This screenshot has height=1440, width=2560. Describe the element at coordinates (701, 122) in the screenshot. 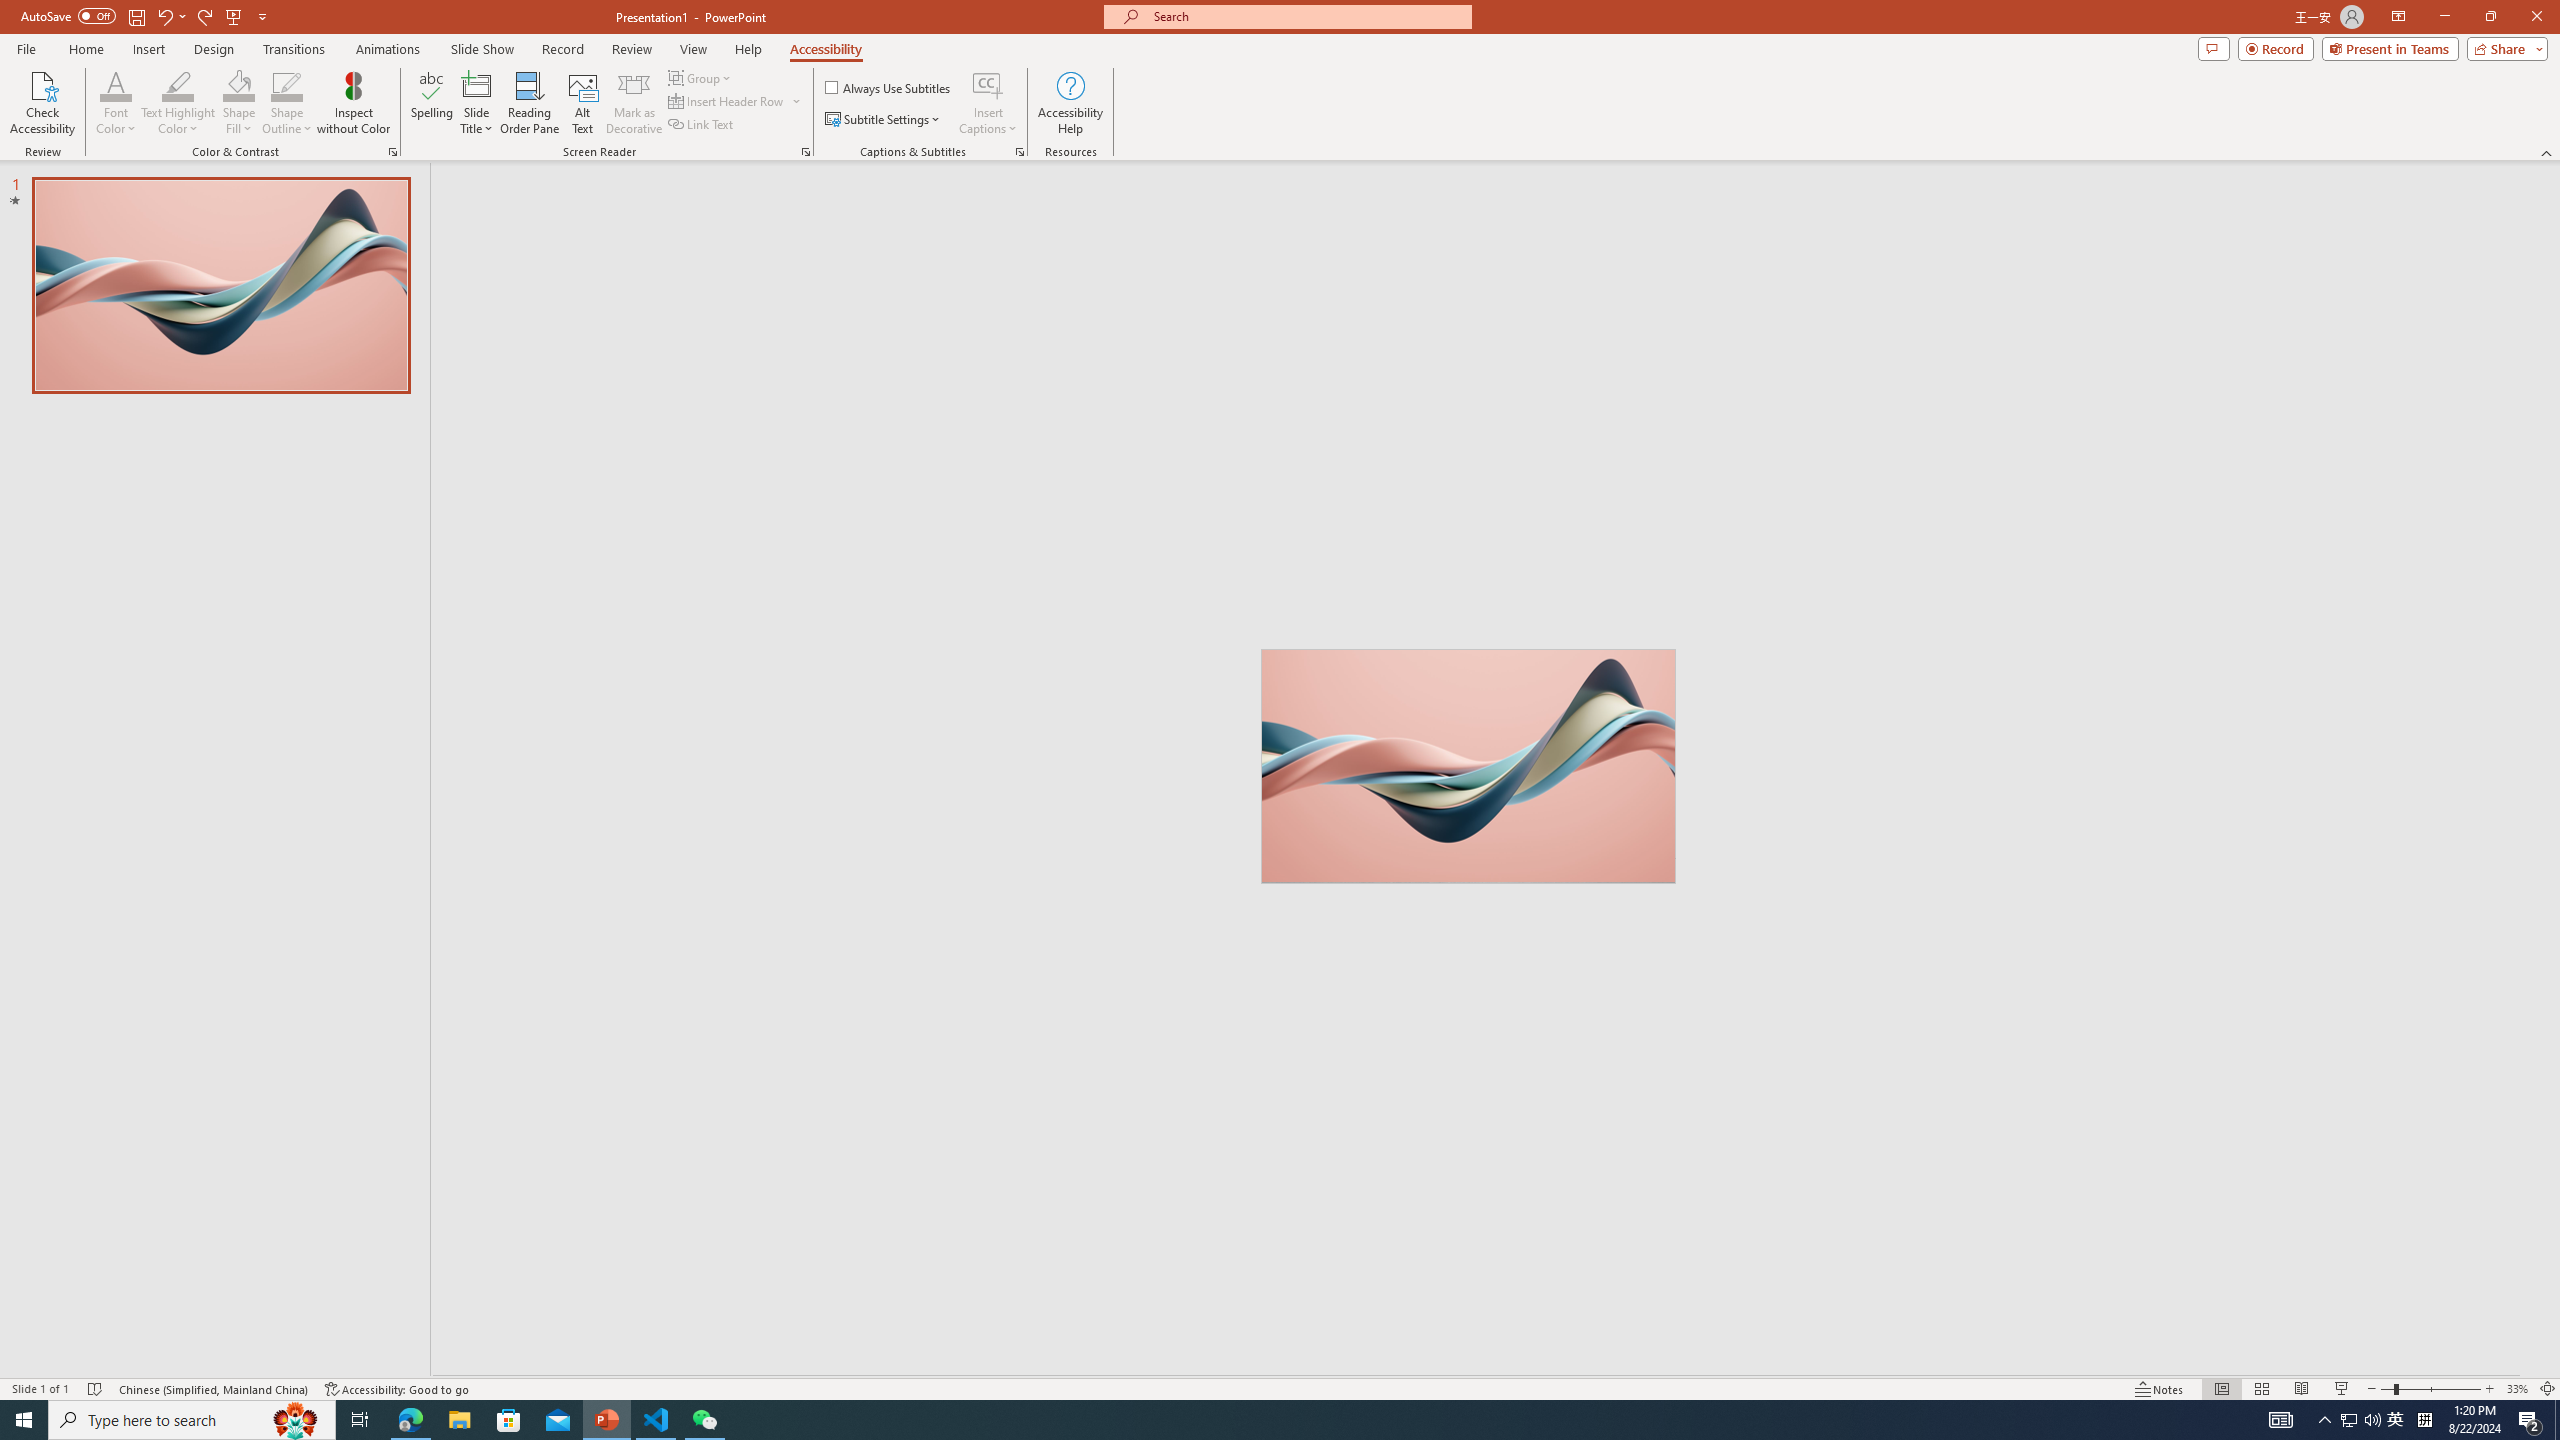

I see `'Link Text'` at that location.